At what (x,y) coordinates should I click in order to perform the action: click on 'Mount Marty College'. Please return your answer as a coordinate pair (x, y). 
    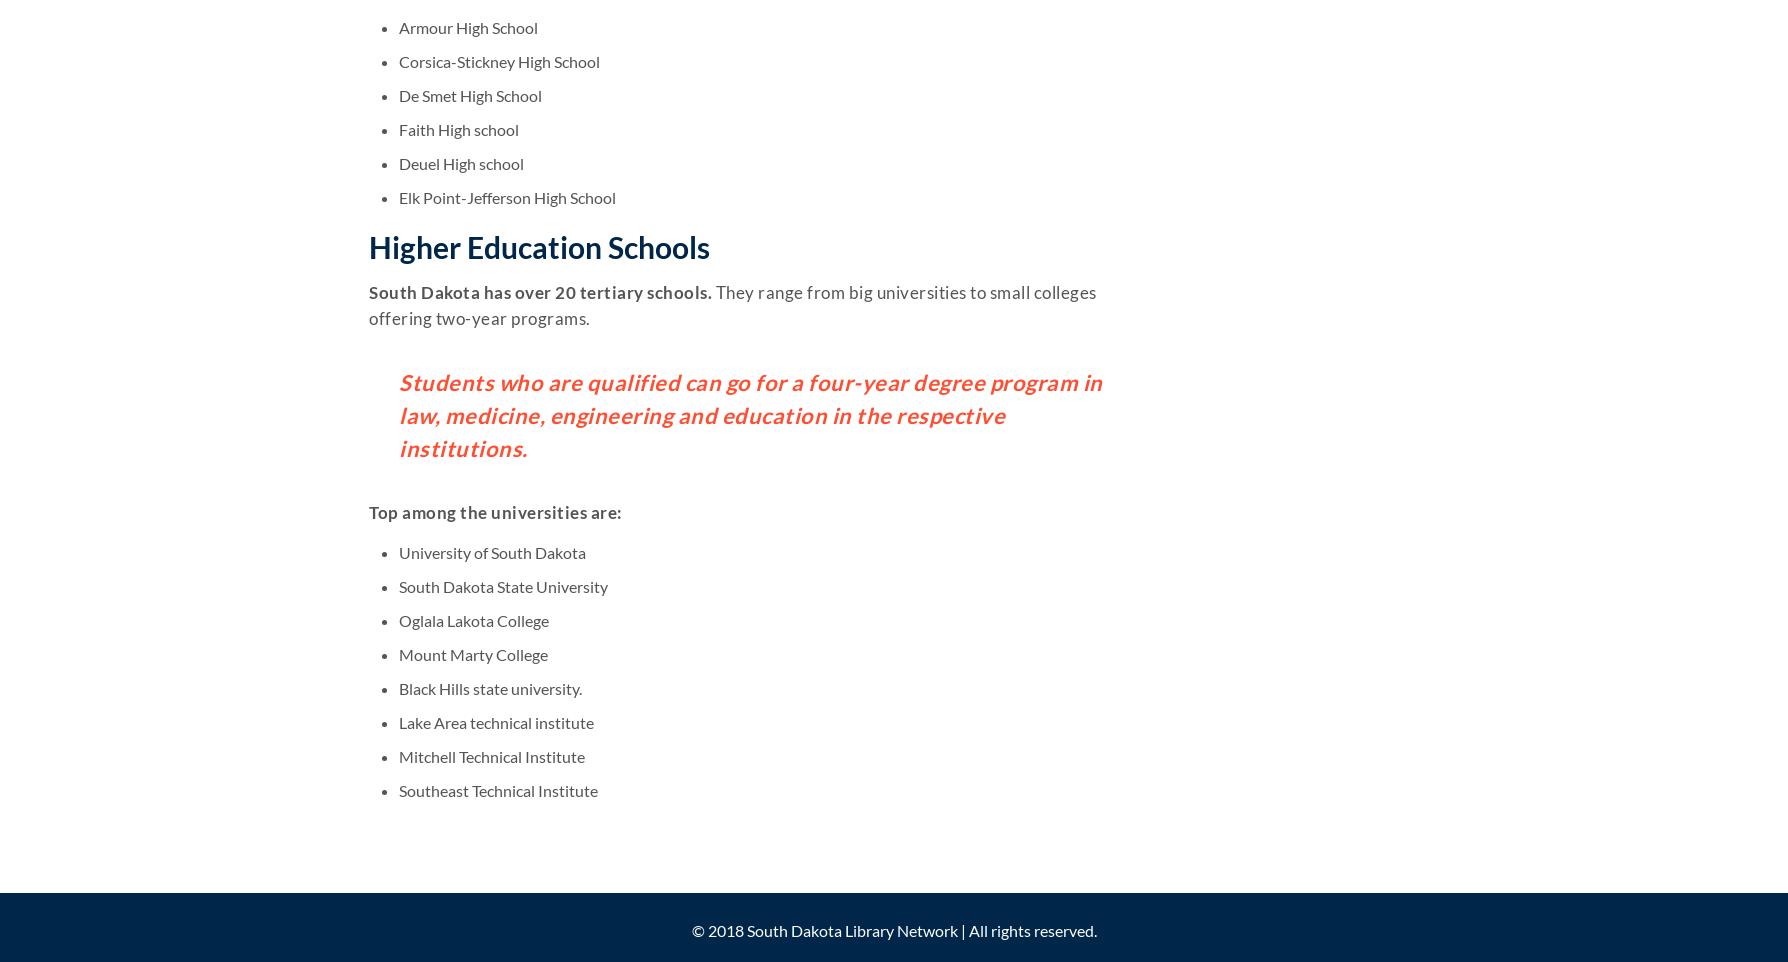
    Looking at the image, I should click on (473, 653).